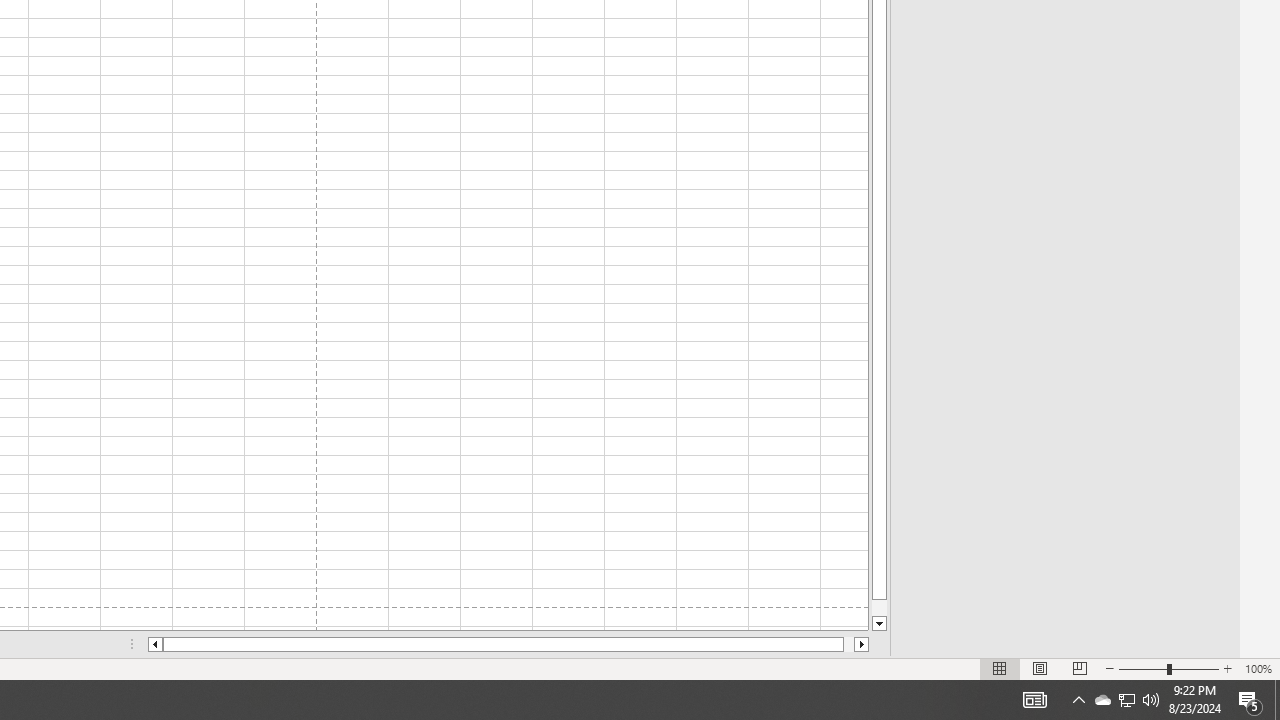 Image resolution: width=1280 pixels, height=720 pixels. I want to click on 'Notification Chevron', so click(1127, 698).